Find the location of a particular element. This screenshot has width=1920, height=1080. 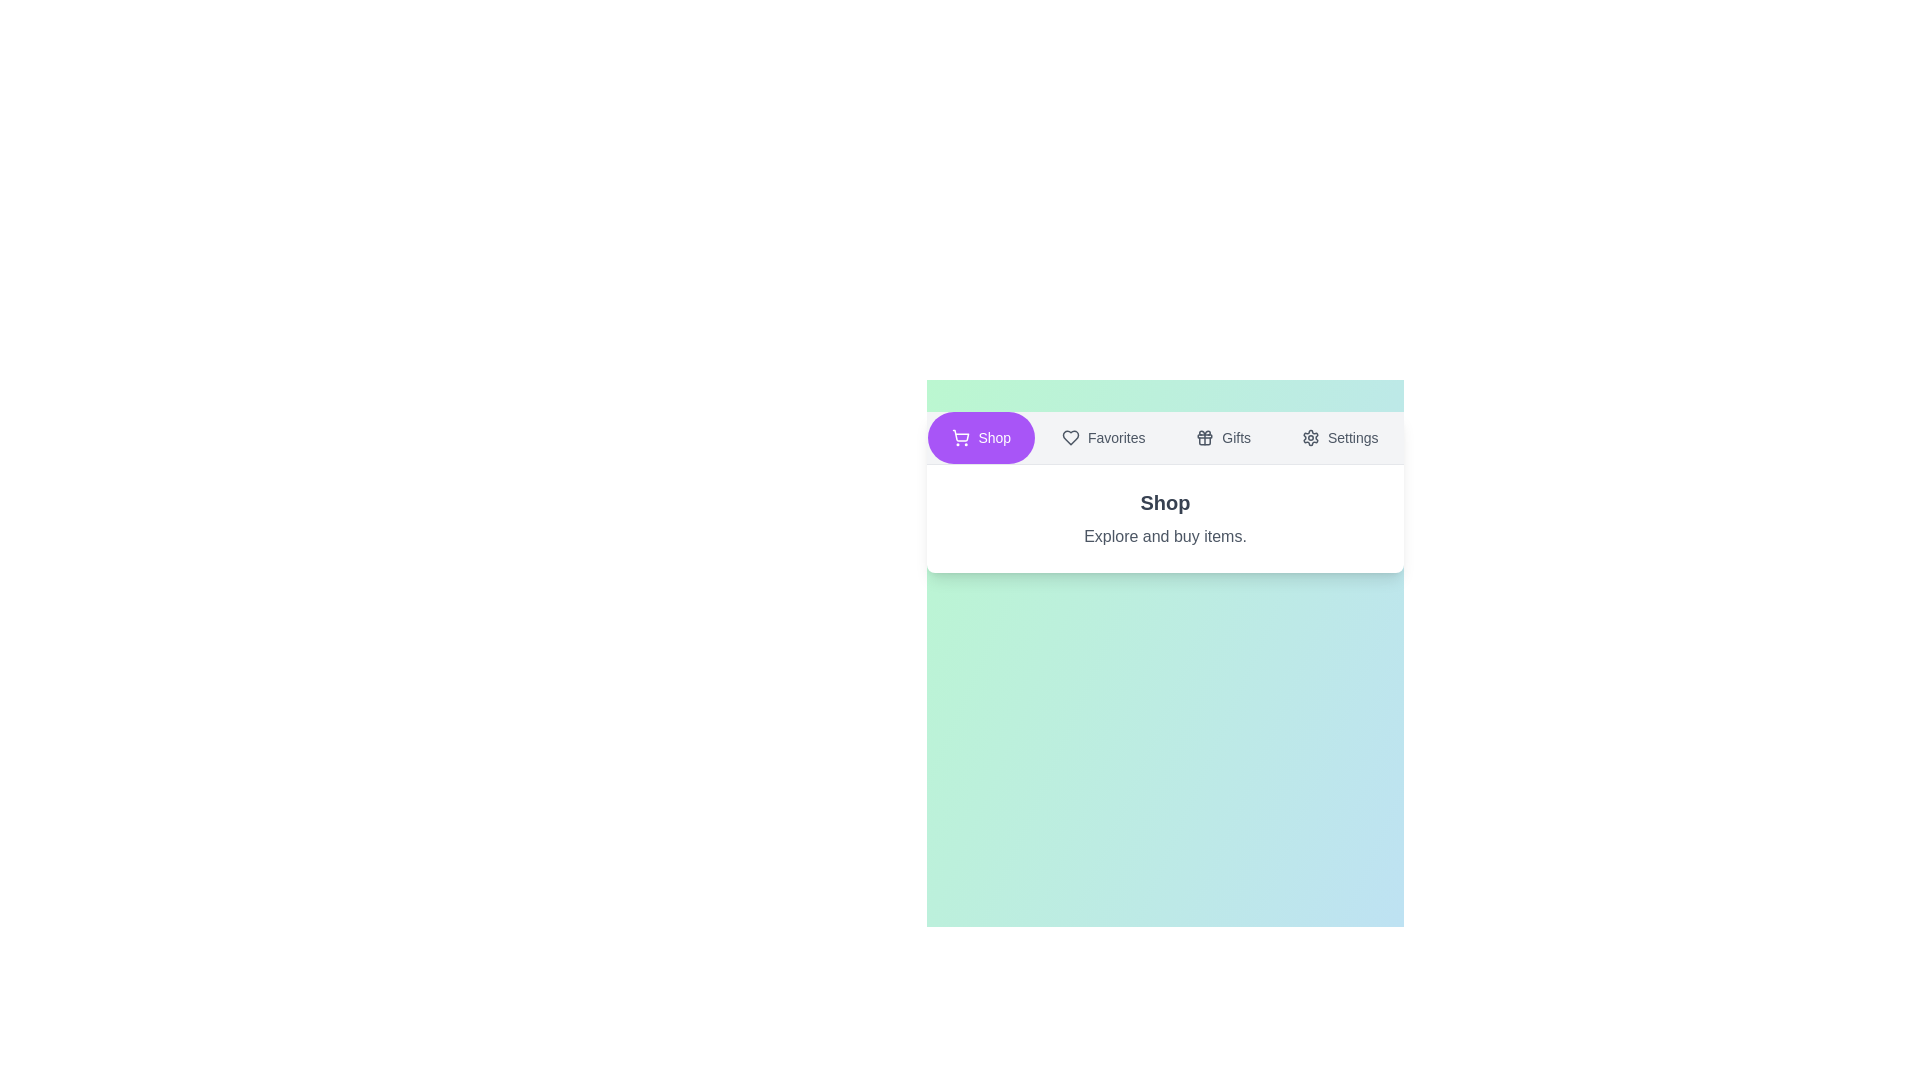

the button labeled Shop is located at coordinates (981, 437).